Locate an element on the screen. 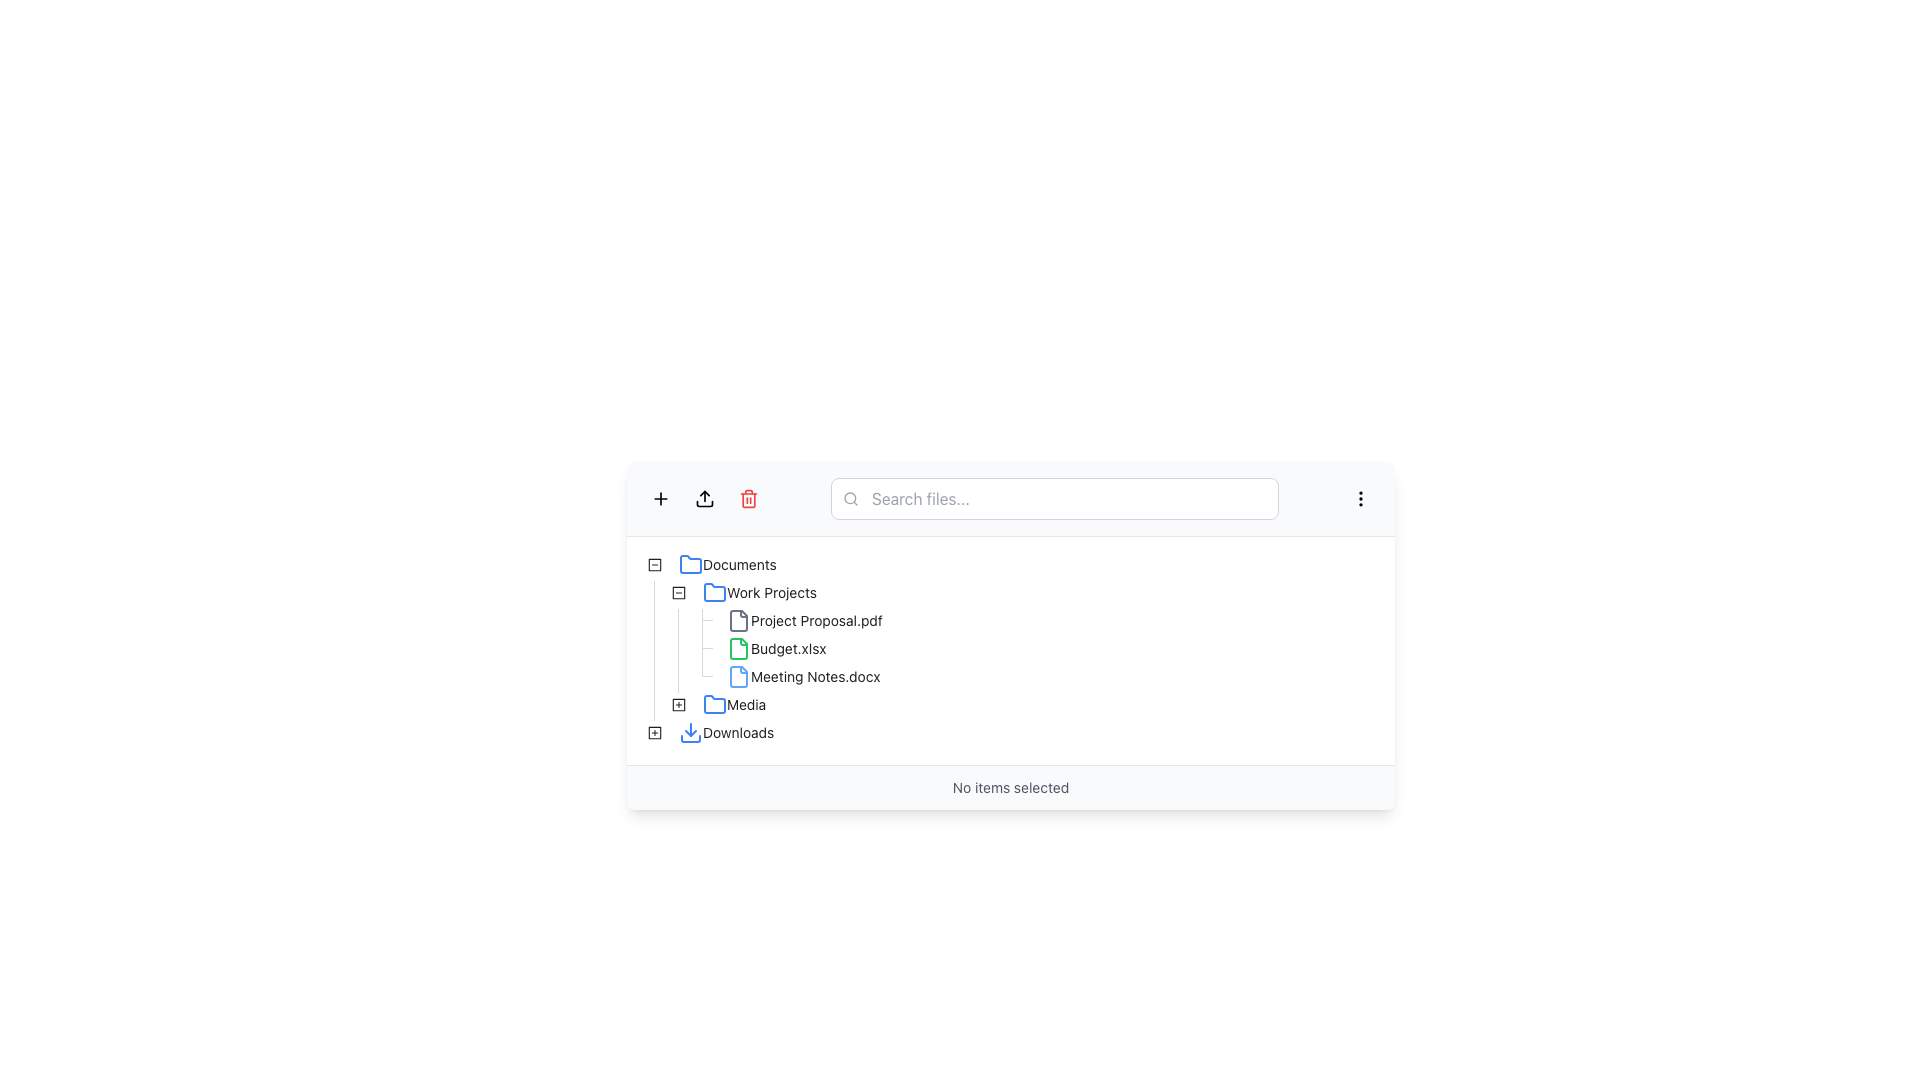  the 'Documents' folder label in the file management tree is located at coordinates (726, 564).